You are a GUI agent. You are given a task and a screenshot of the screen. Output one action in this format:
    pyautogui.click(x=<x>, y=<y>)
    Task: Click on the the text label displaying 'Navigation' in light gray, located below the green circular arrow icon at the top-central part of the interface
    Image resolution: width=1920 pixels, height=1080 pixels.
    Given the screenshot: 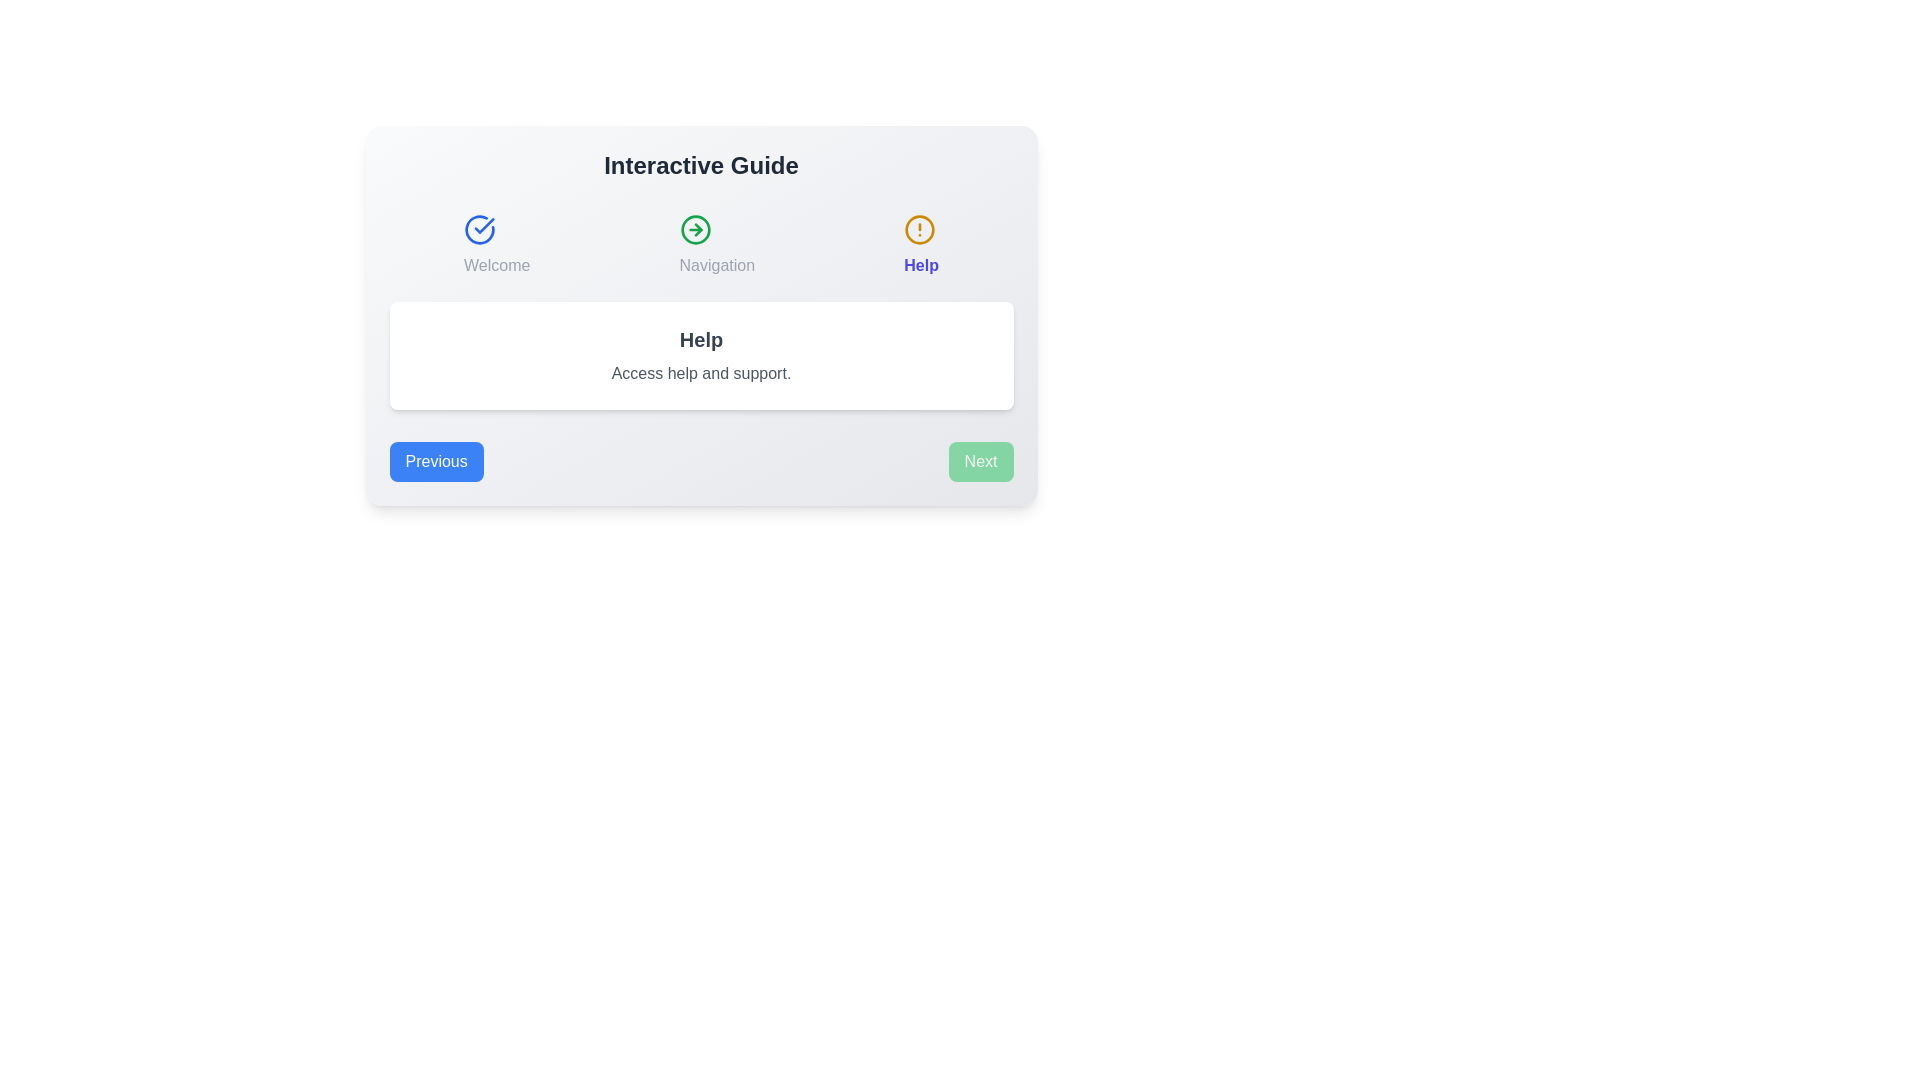 What is the action you would take?
    pyautogui.click(x=717, y=265)
    